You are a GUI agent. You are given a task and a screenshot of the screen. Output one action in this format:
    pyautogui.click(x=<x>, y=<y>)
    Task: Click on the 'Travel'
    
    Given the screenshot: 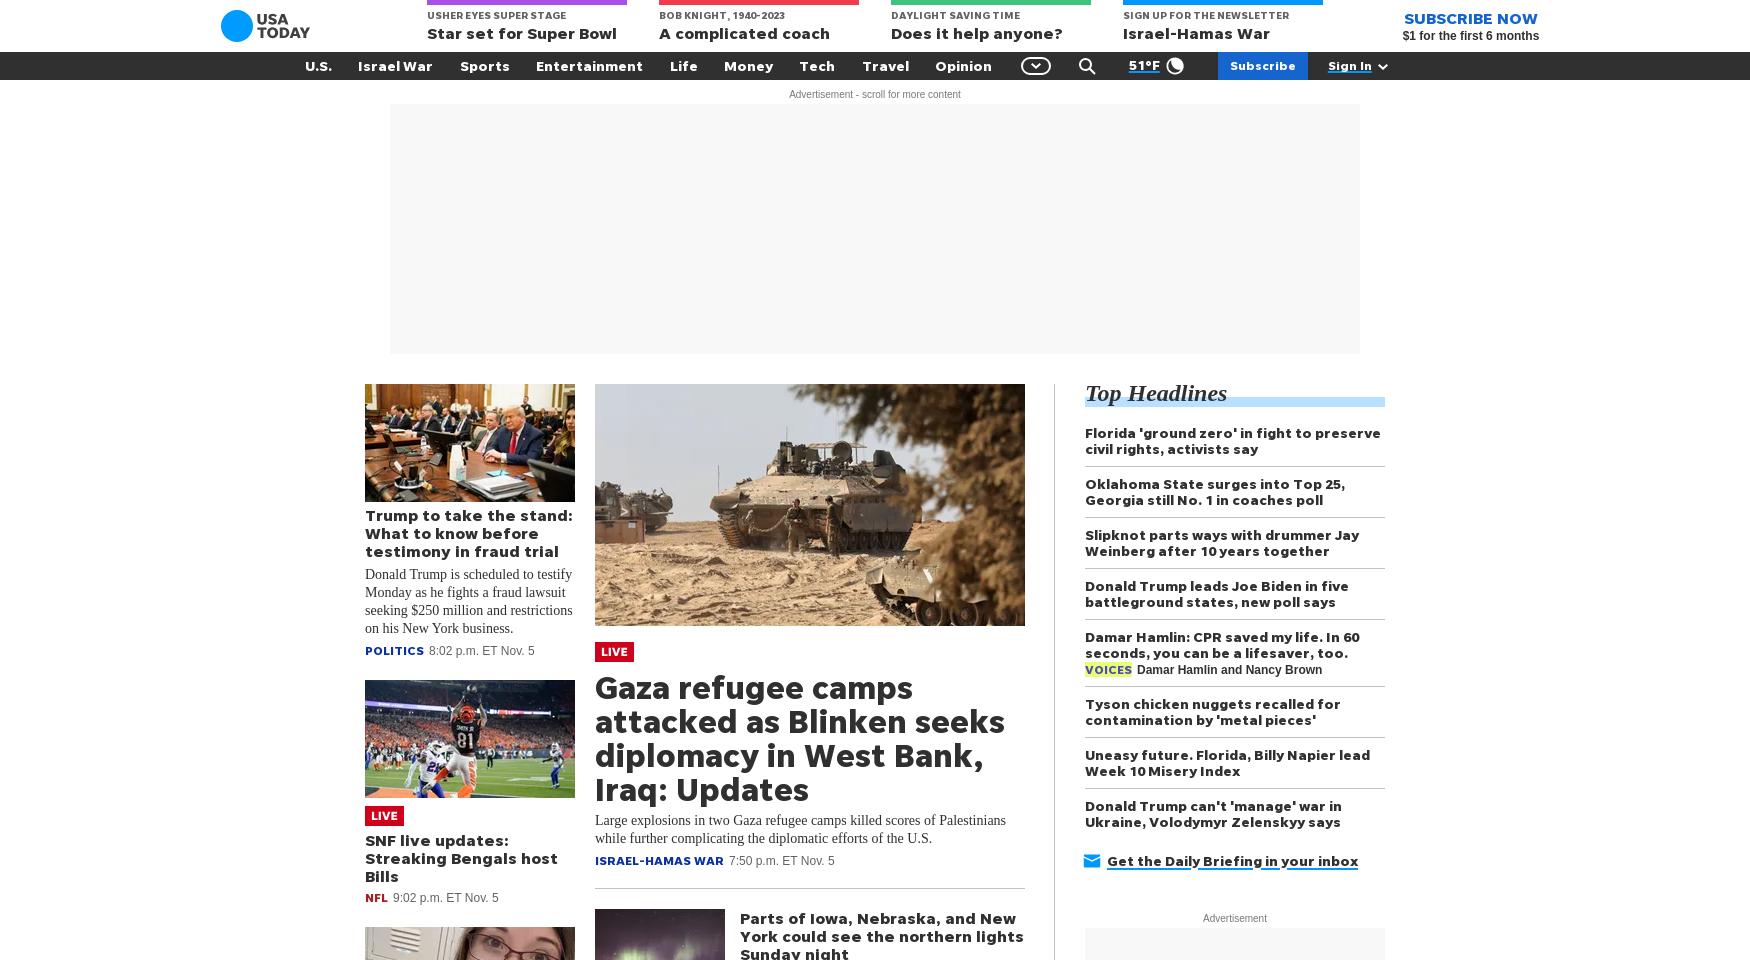 What is the action you would take?
    pyautogui.click(x=883, y=65)
    